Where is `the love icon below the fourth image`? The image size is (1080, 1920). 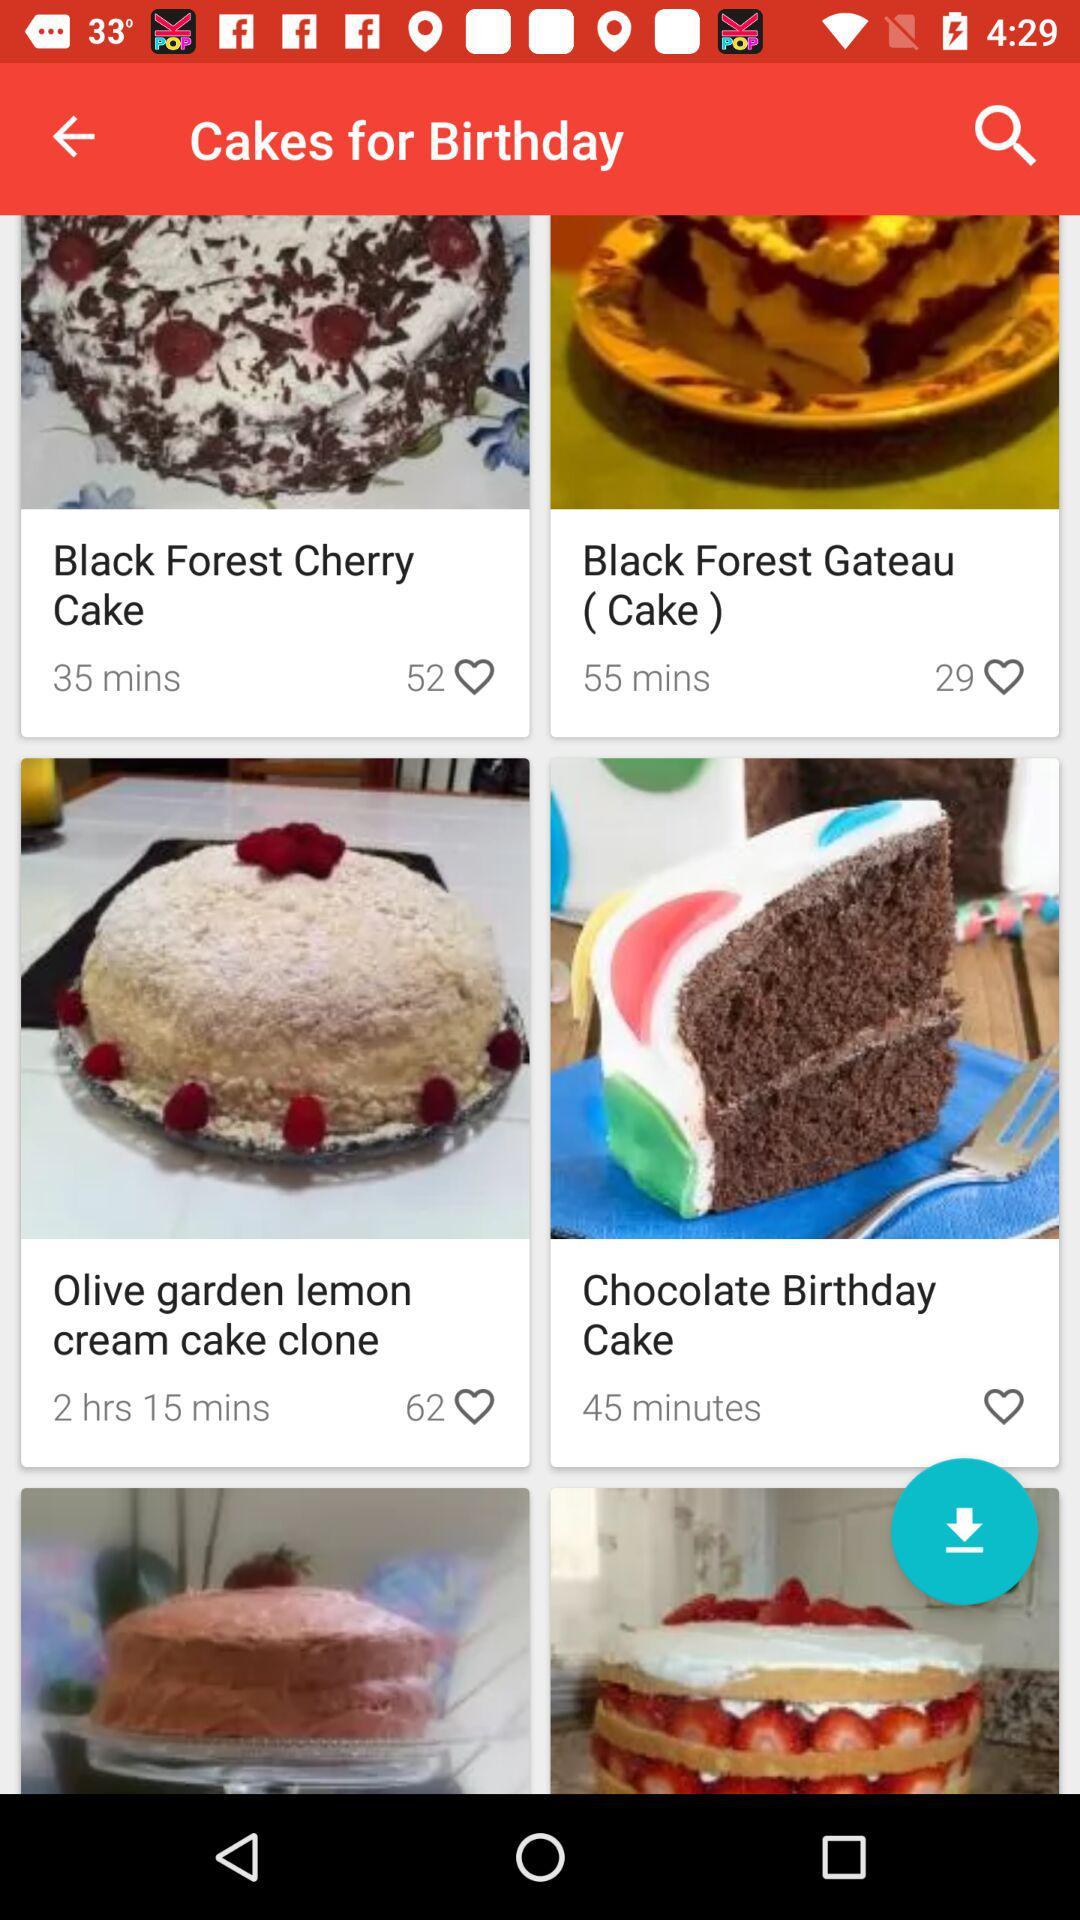
the love icon below the fourth image is located at coordinates (1003, 1405).